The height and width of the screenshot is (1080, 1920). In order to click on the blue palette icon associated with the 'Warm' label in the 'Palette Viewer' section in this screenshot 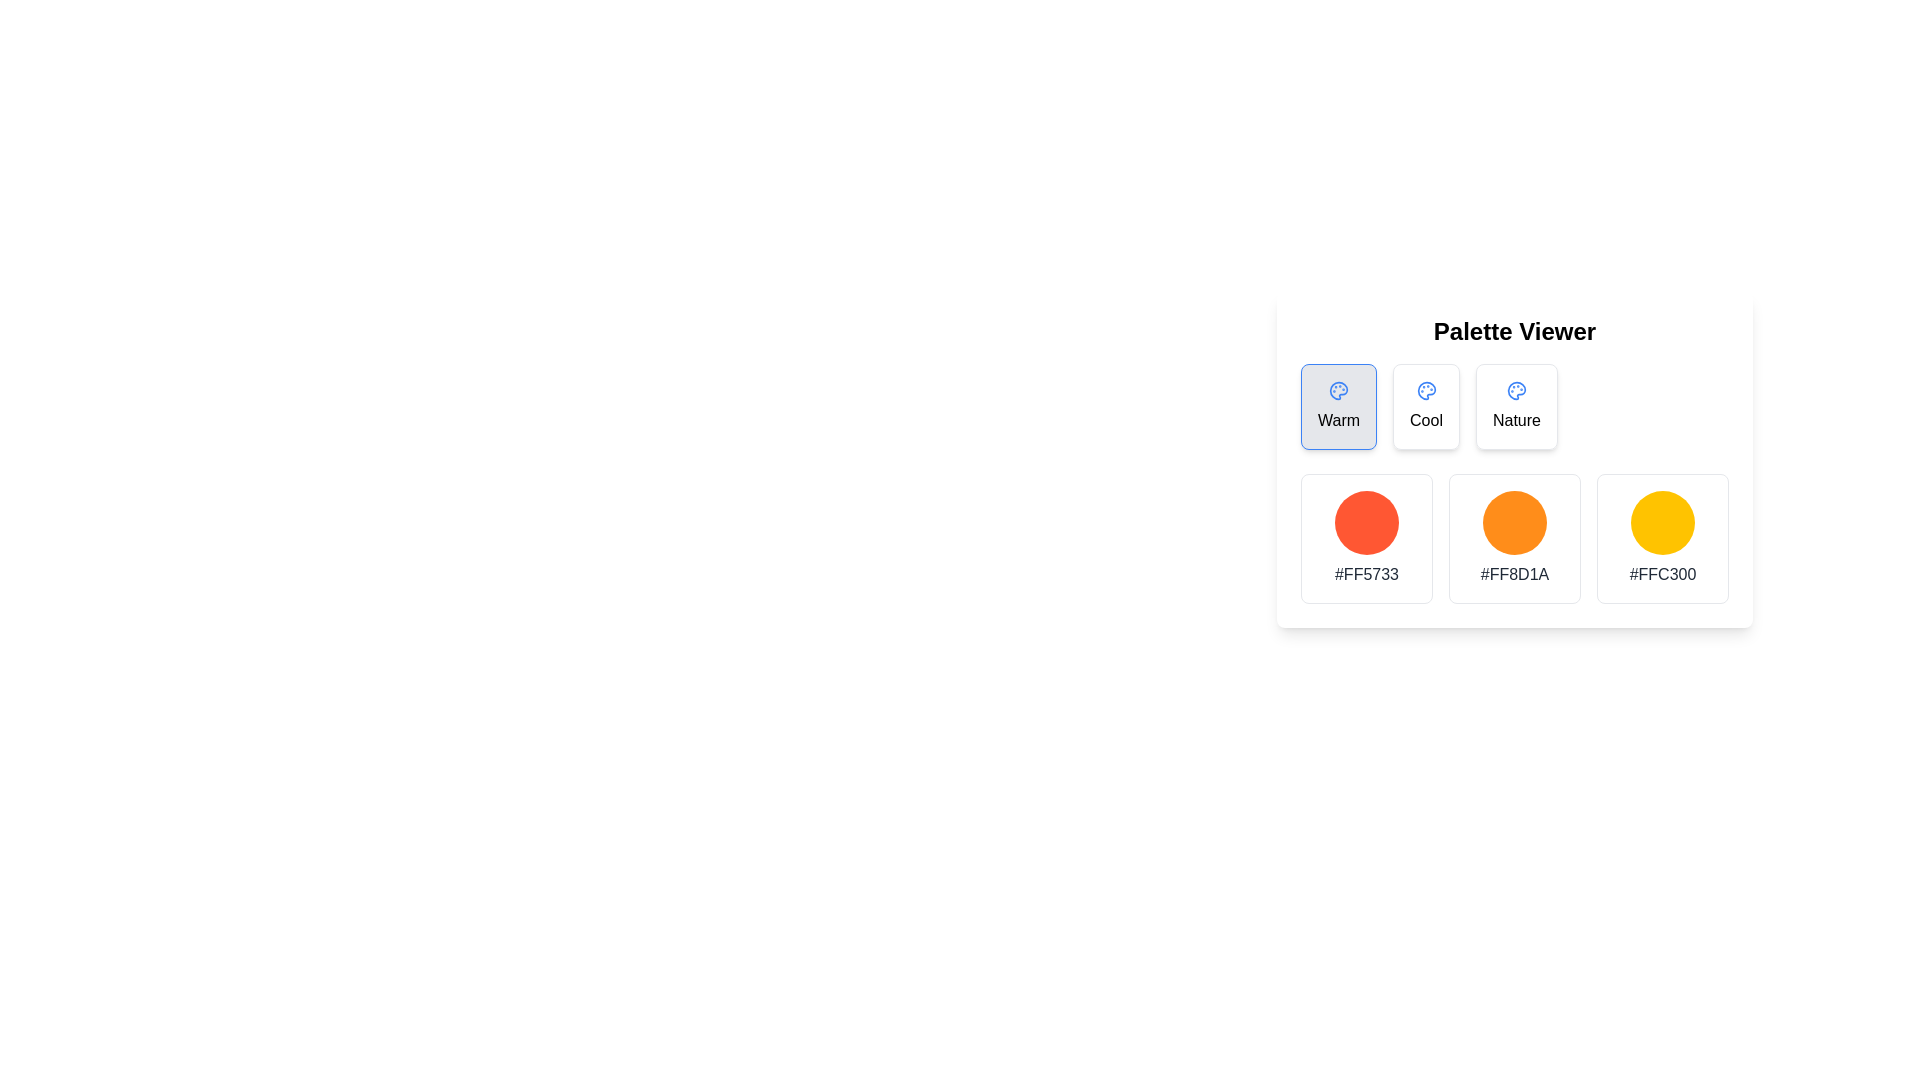, I will do `click(1339, 390)`.